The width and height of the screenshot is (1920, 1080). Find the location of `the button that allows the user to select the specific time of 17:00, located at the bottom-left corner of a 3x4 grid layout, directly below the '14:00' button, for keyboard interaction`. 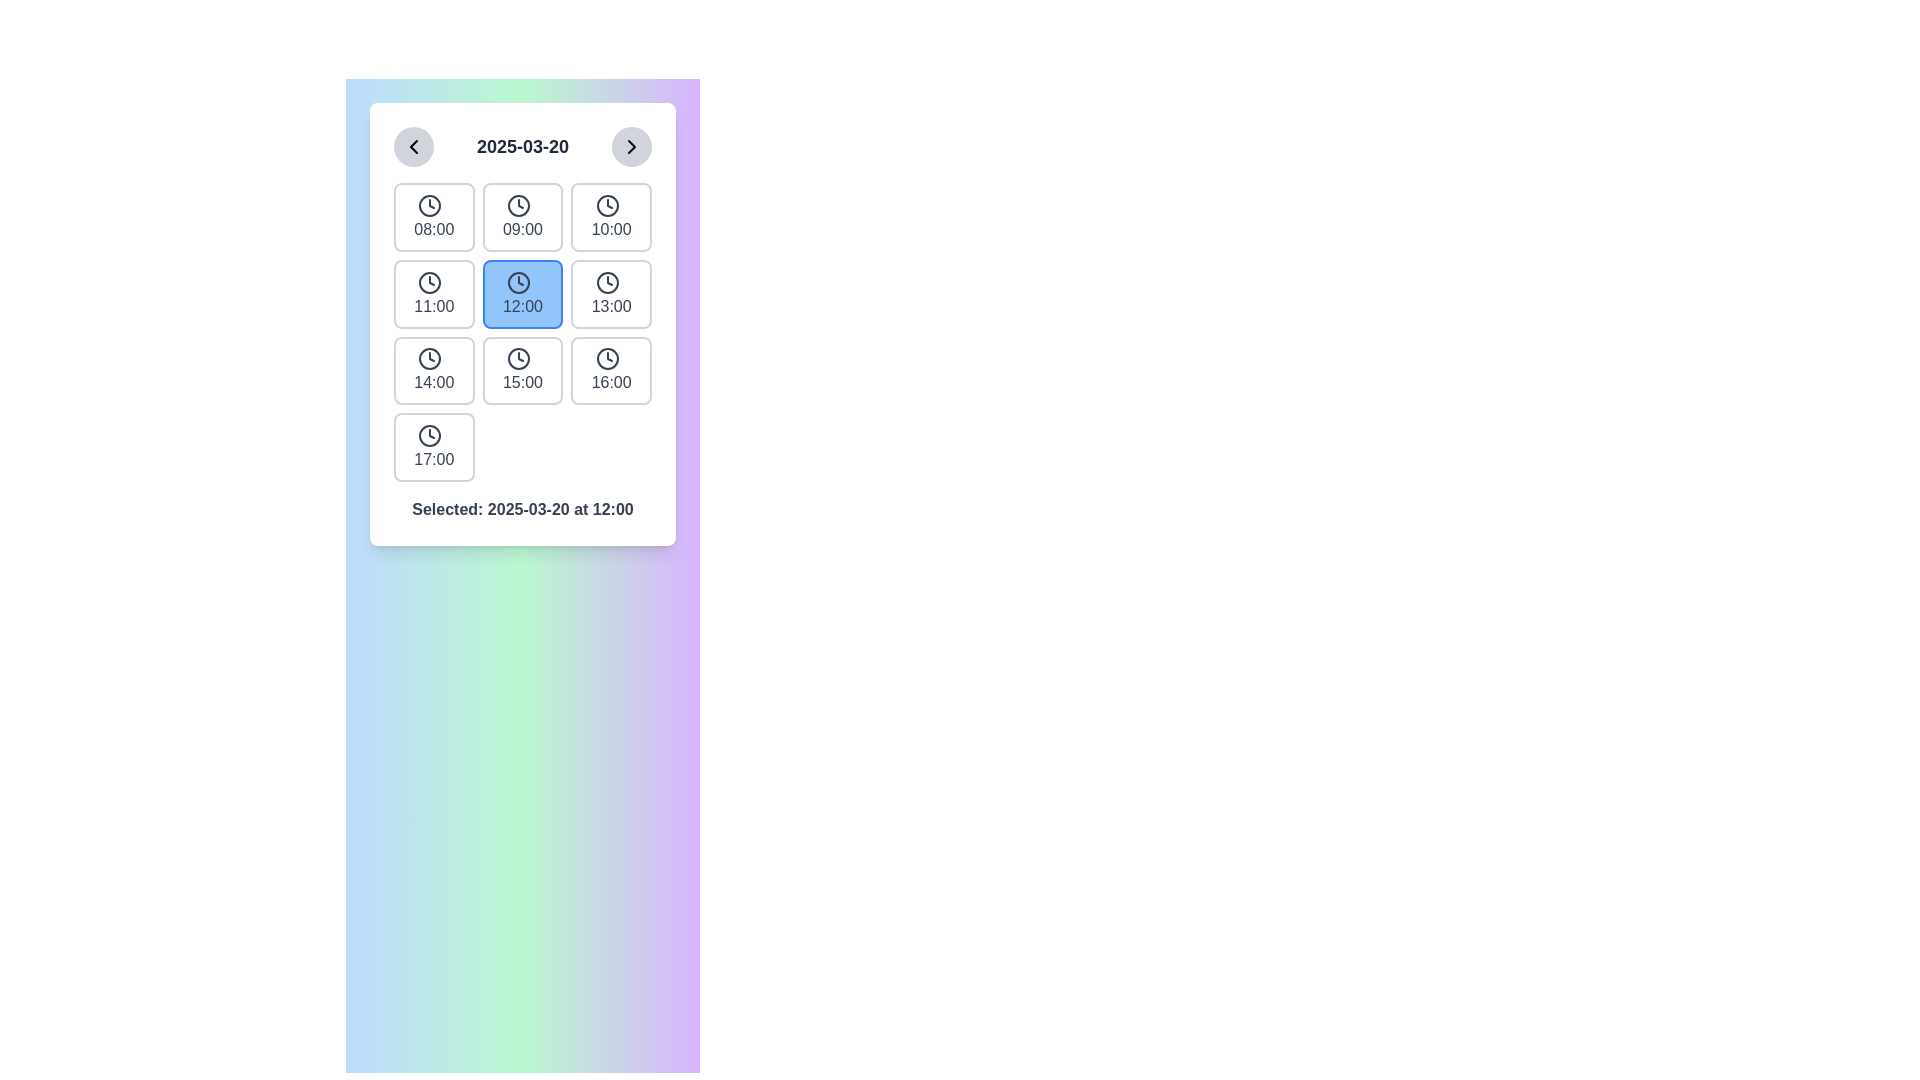

the button that allows the user to select the specific time of 17:00, located at the bottom-left corner of a 3x4 grid layout, directly below the '14:00' button, for keyboard interaction is located at coordinates (433, 446).